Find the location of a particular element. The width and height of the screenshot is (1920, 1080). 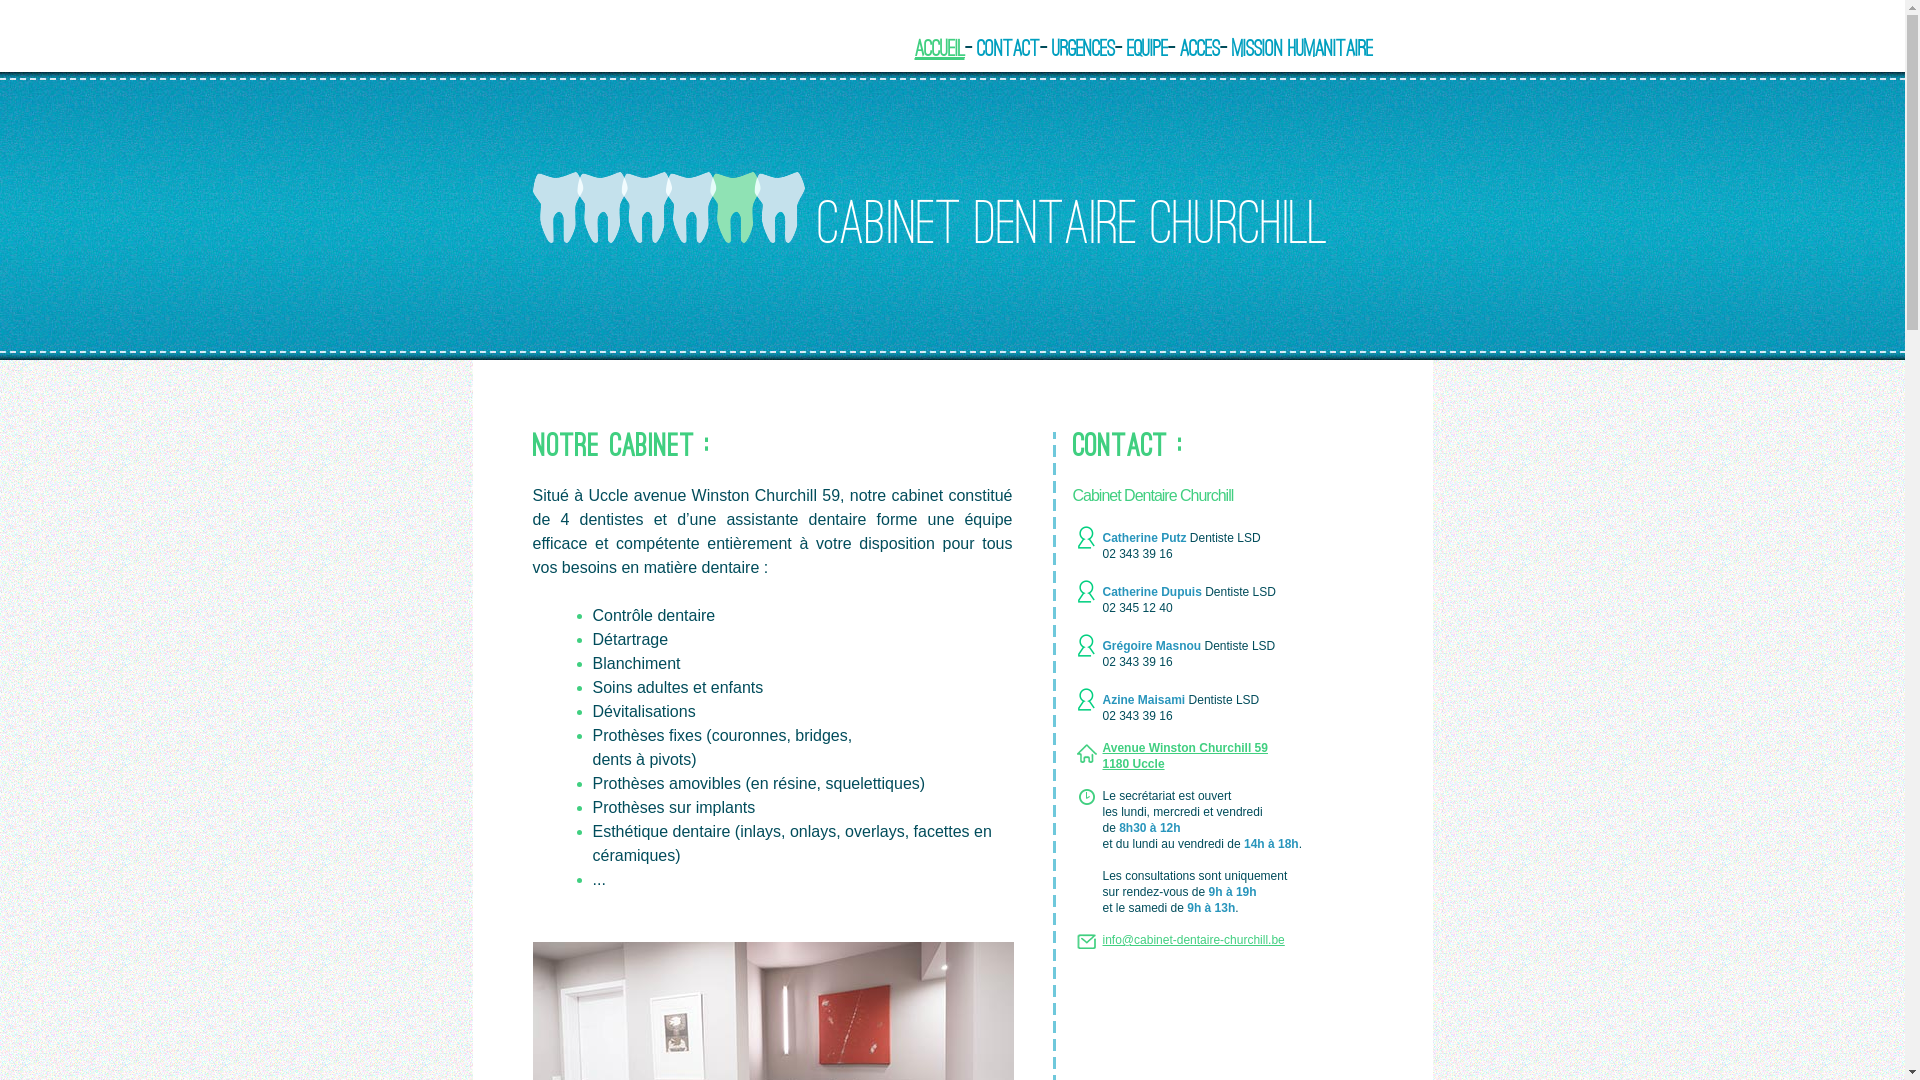

'Equipe' is located at coordinates (1146, 47).